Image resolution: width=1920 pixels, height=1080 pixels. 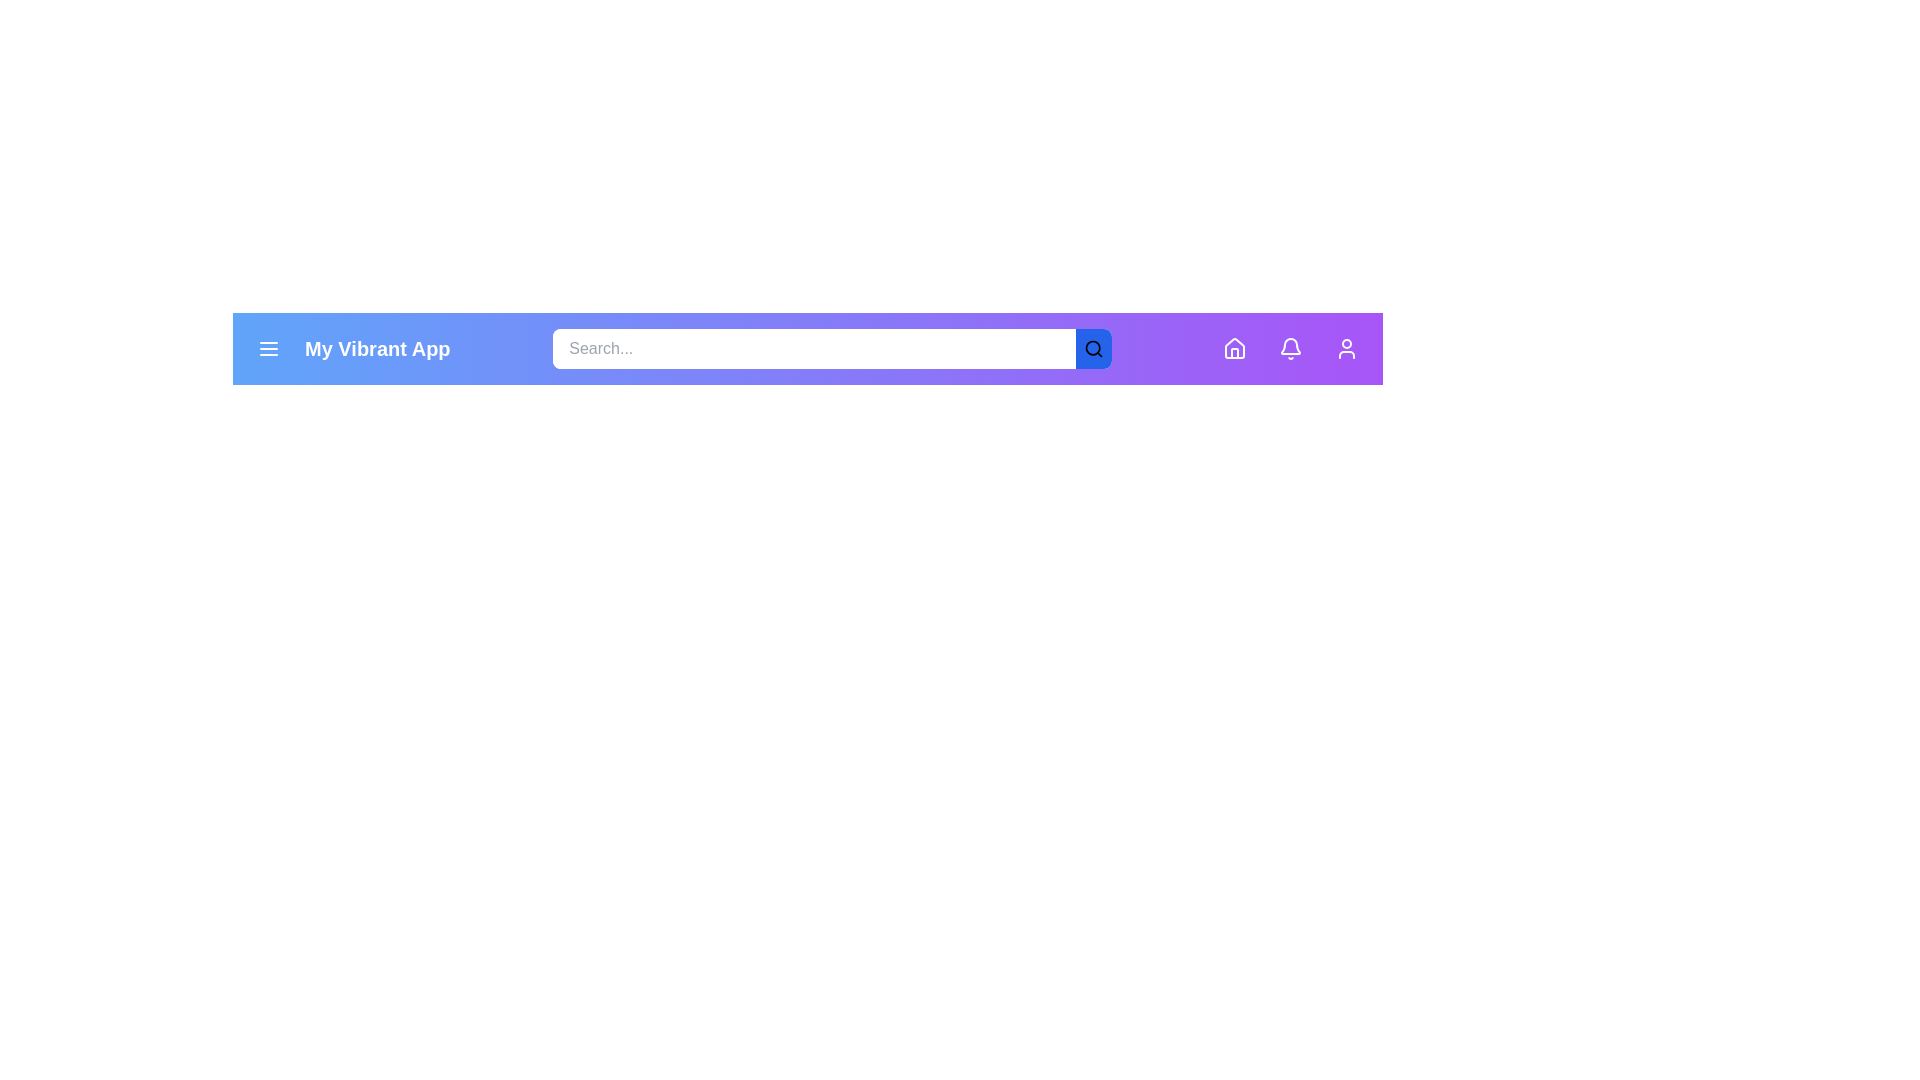 What do you see at coordinates (1233, 347) in the screenshot?
I see `the home button to navigate to the homepage` at bounding box center [1233, 347].